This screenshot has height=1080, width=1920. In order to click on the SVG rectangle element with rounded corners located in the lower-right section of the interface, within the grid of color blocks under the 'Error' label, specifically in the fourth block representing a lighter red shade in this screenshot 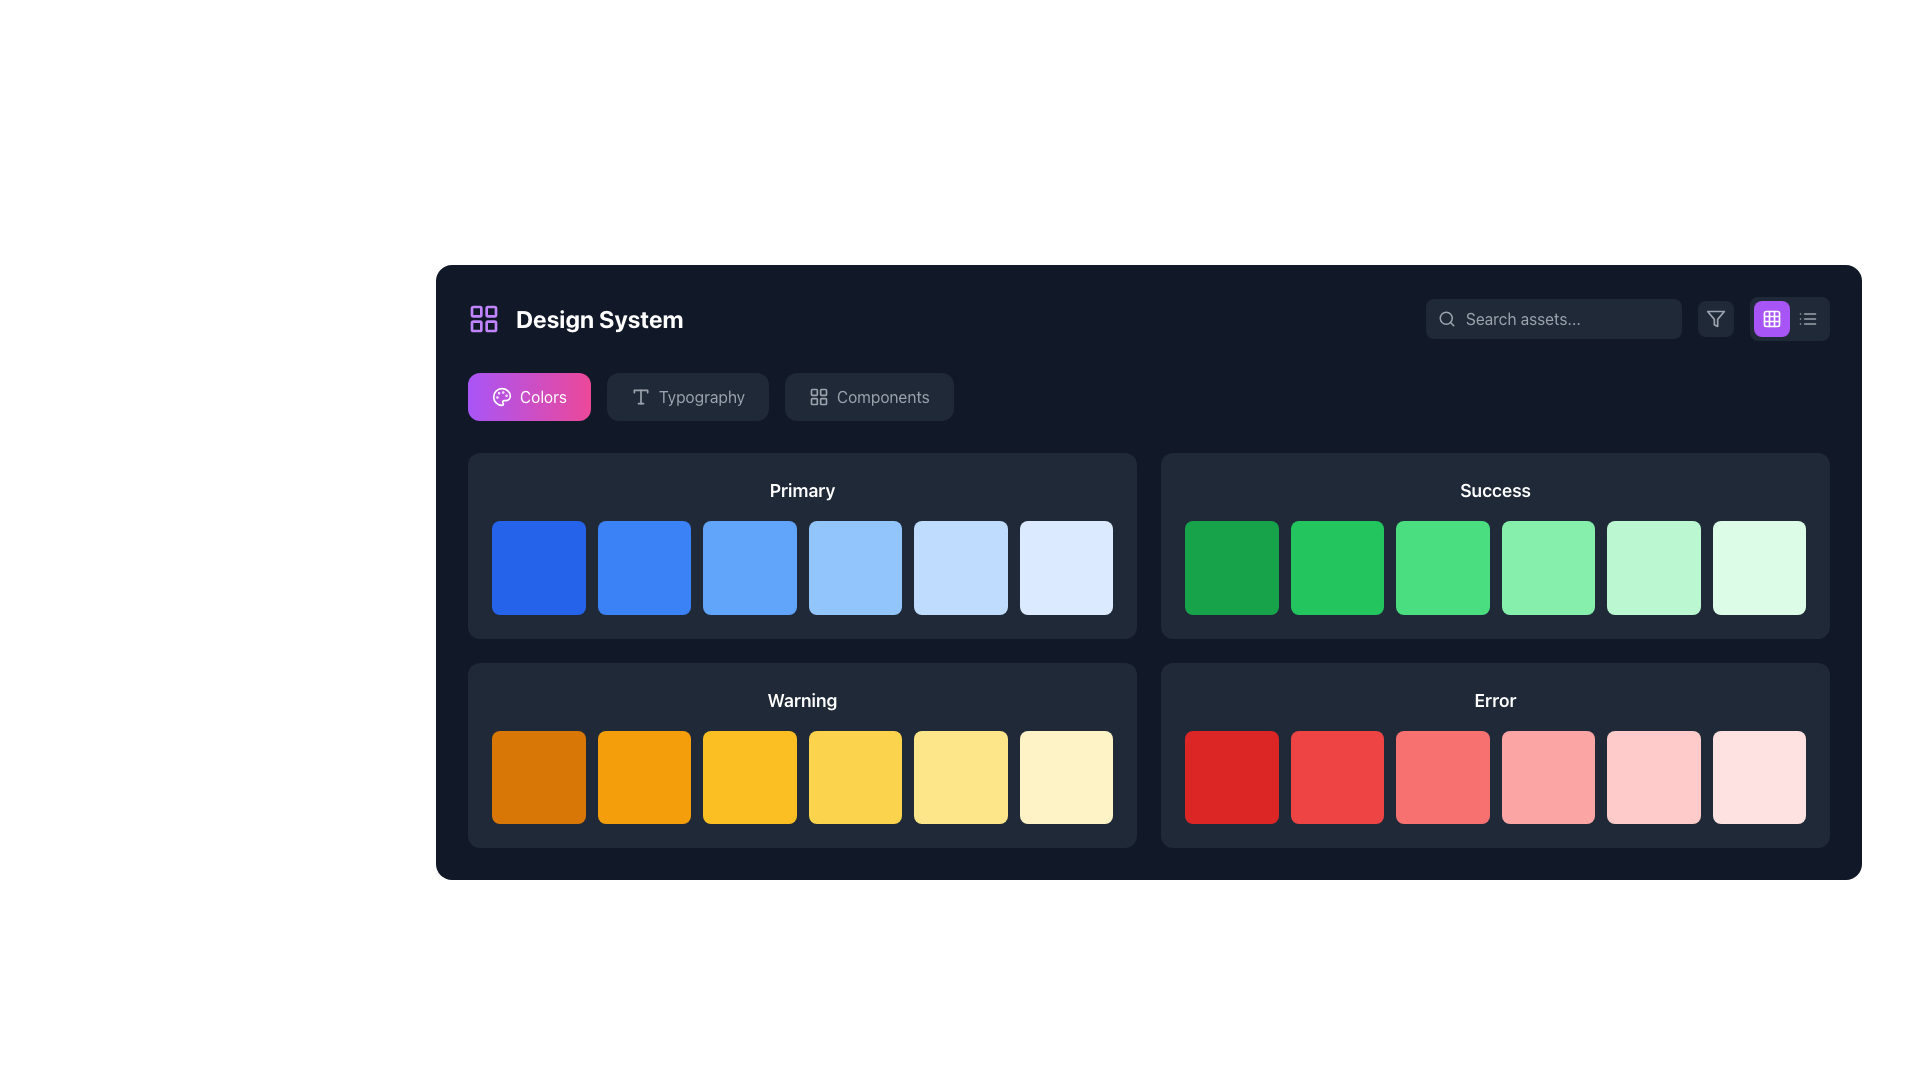, I will do `click(1656, 778)`.